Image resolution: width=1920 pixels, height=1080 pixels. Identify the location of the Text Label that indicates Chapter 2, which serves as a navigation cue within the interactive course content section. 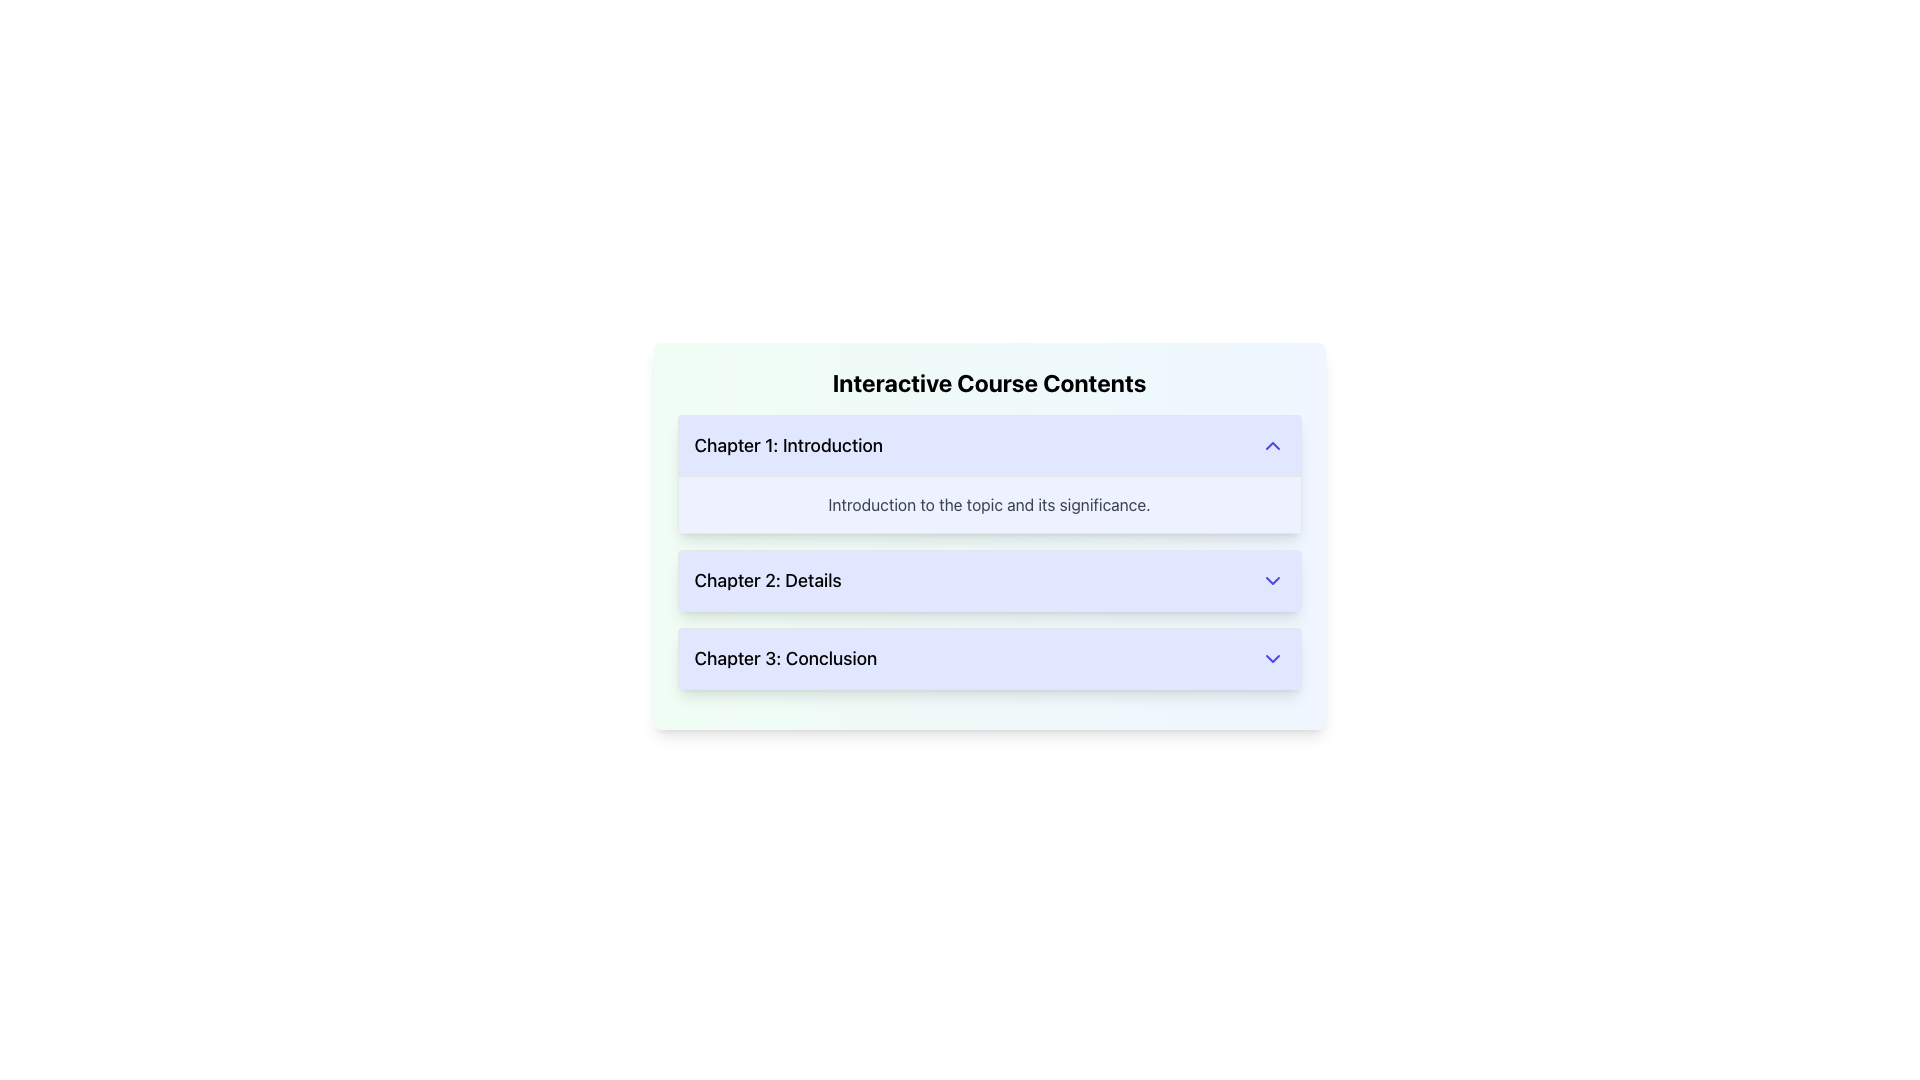
(767, 581).